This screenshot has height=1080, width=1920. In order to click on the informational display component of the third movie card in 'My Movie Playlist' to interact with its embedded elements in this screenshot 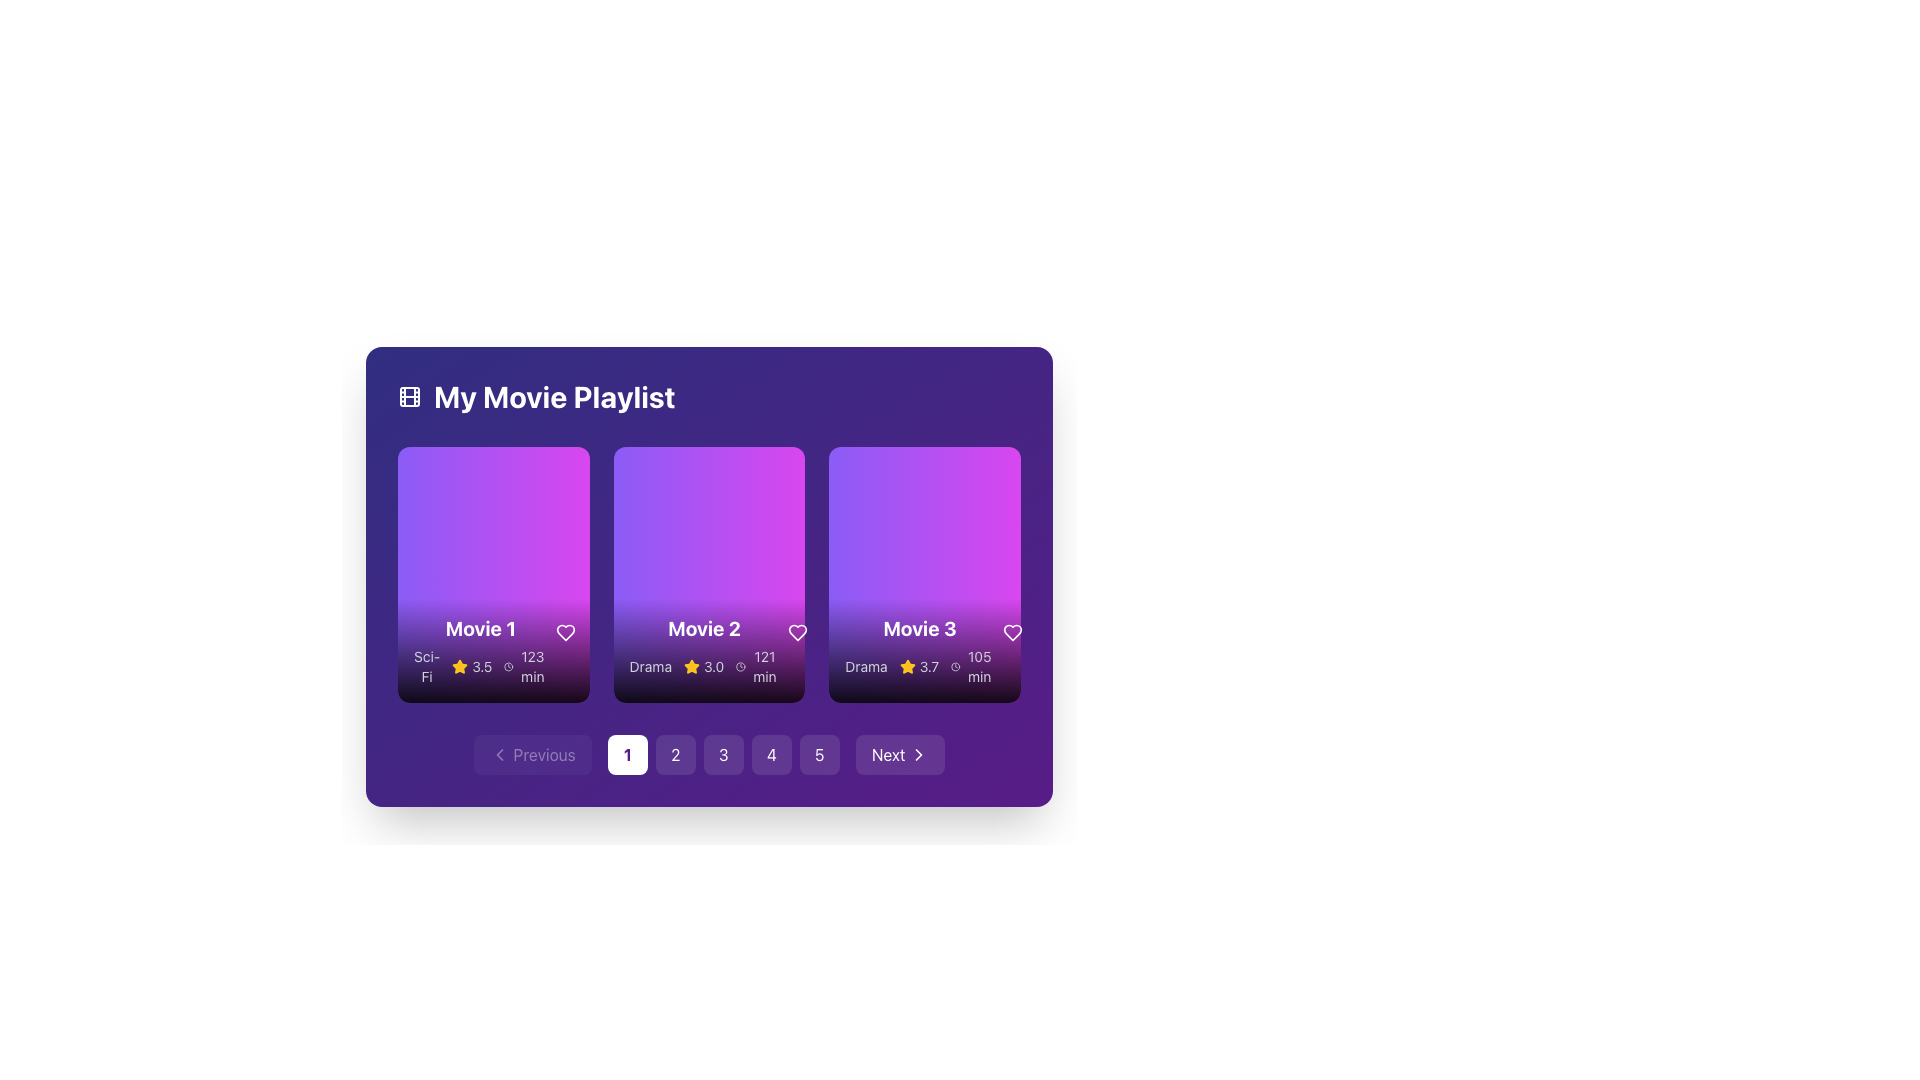, I will do `click(924, 651)`.